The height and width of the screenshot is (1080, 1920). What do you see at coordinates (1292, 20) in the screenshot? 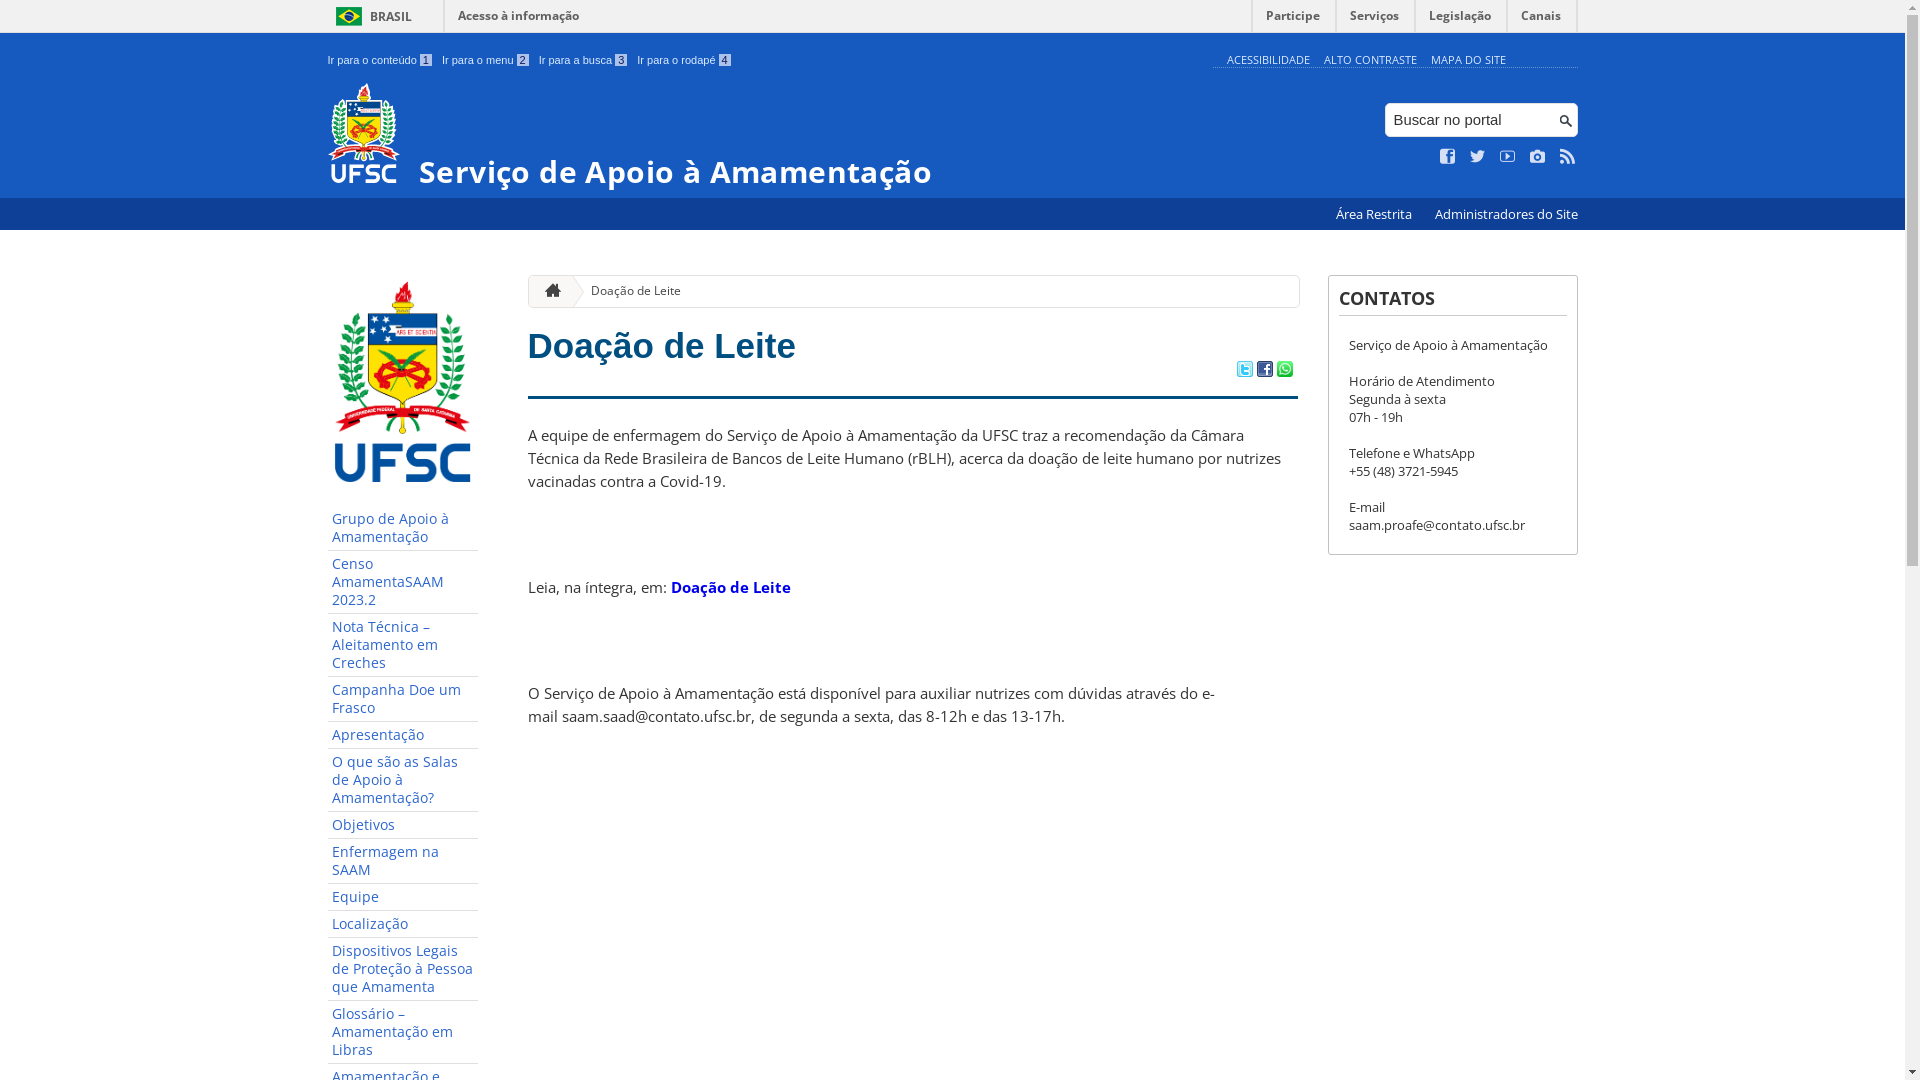
I see `'Participe'` at bounding box center [1292, 20].